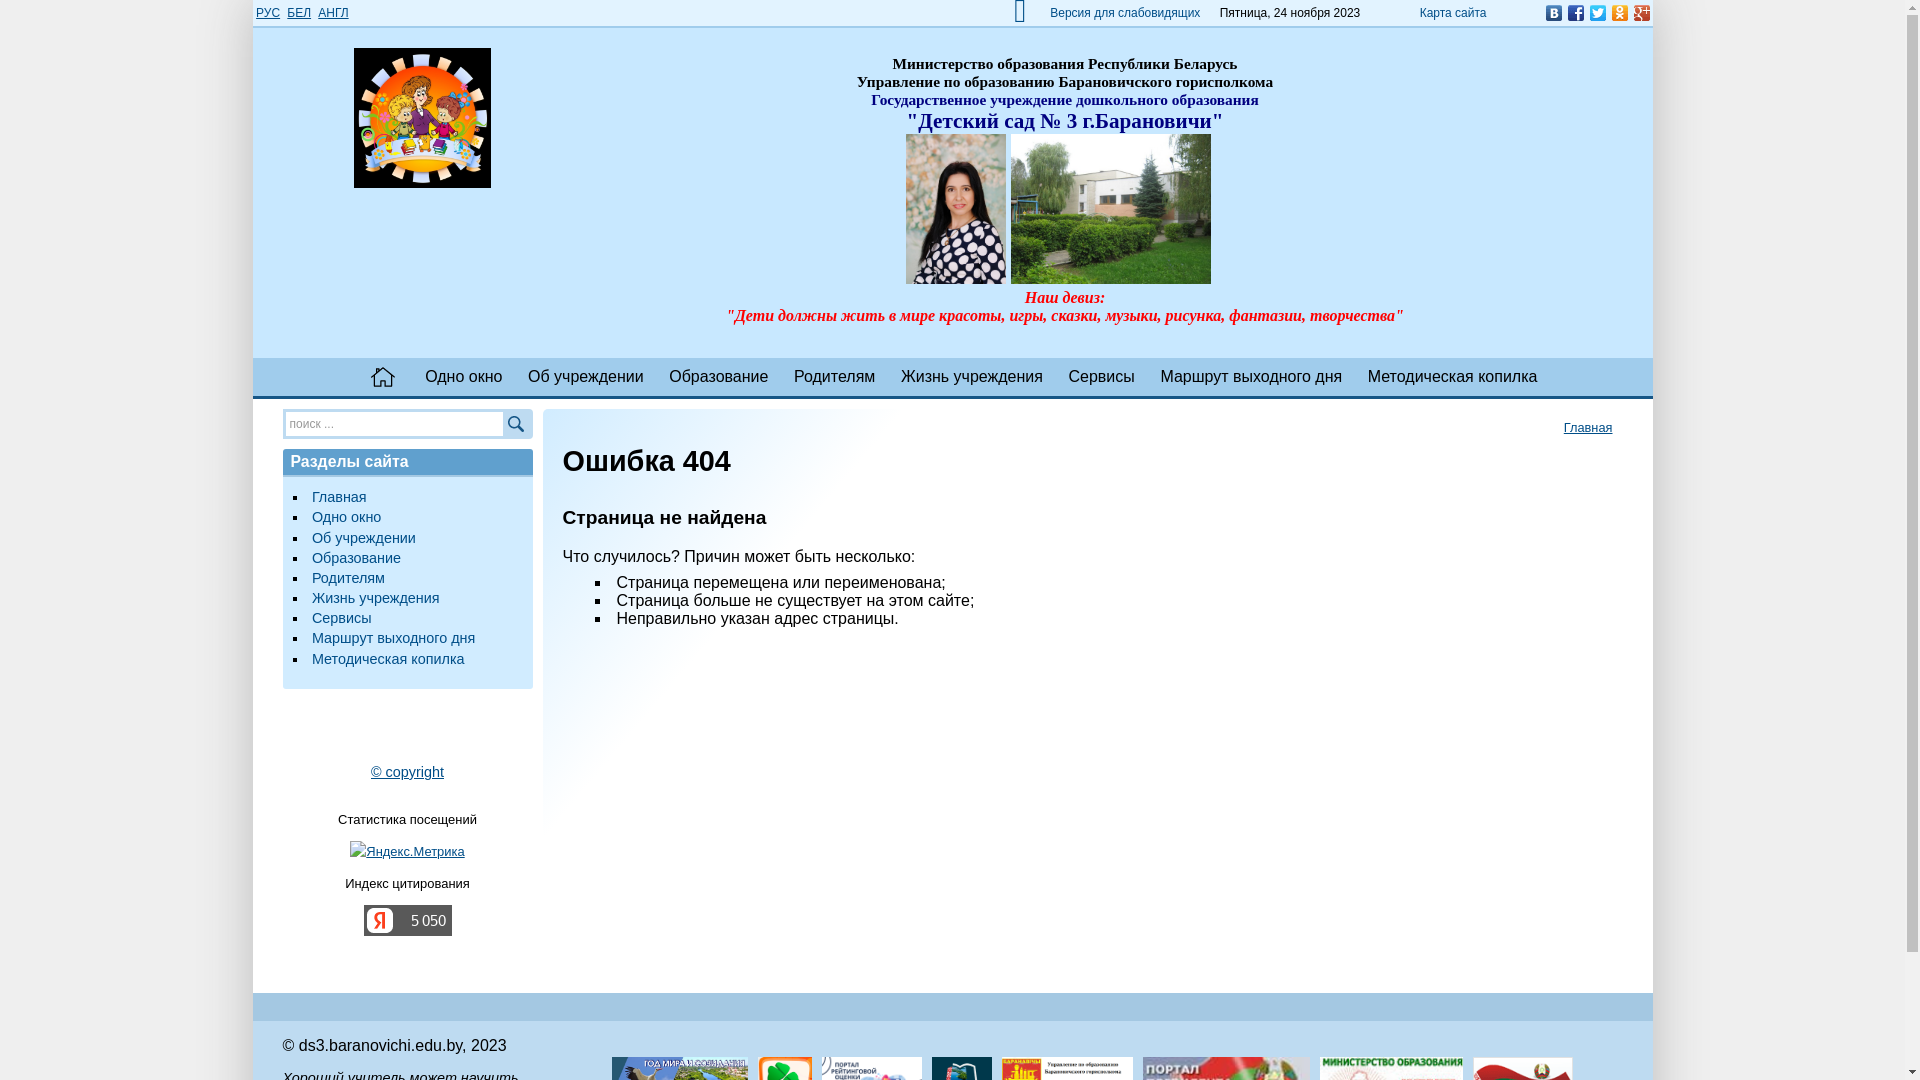 The height and width of the screenshot is (1080, 1920). What do you see at coordinates (1596, 12) in the screenshot?
I see `'Twitter'` at bounding box center [1596, 12].